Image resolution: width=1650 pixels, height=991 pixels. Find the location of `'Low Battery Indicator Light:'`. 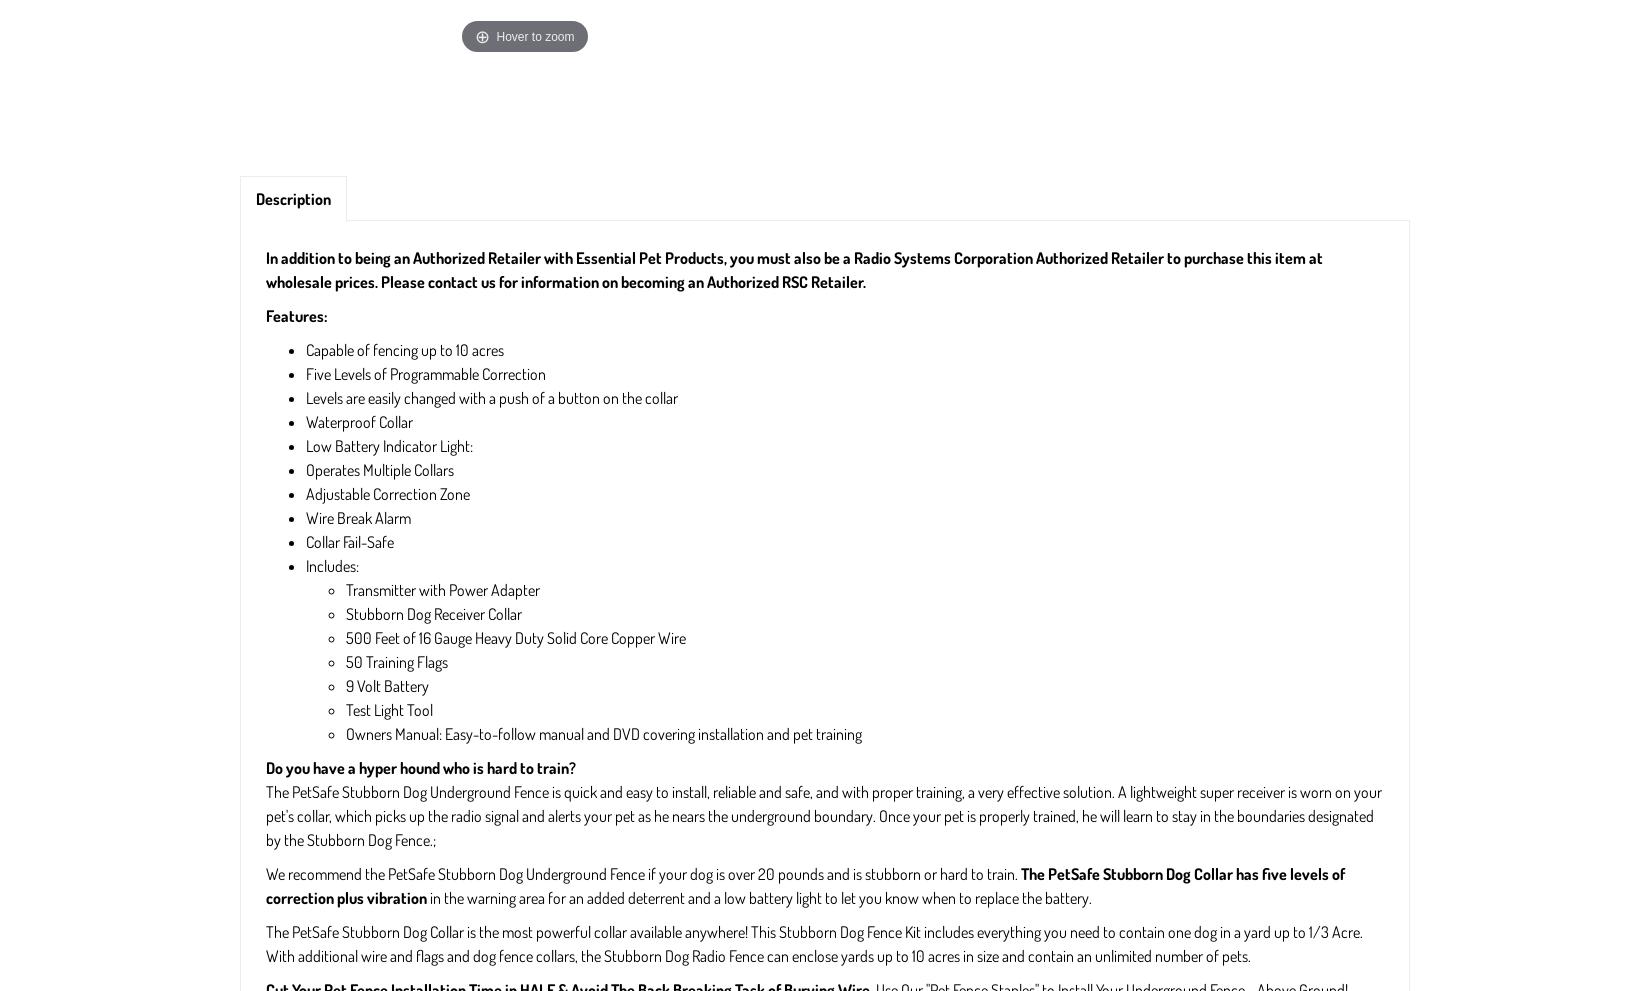

'Low Battery Indicator Light:' is located at coordinates (389, 446).